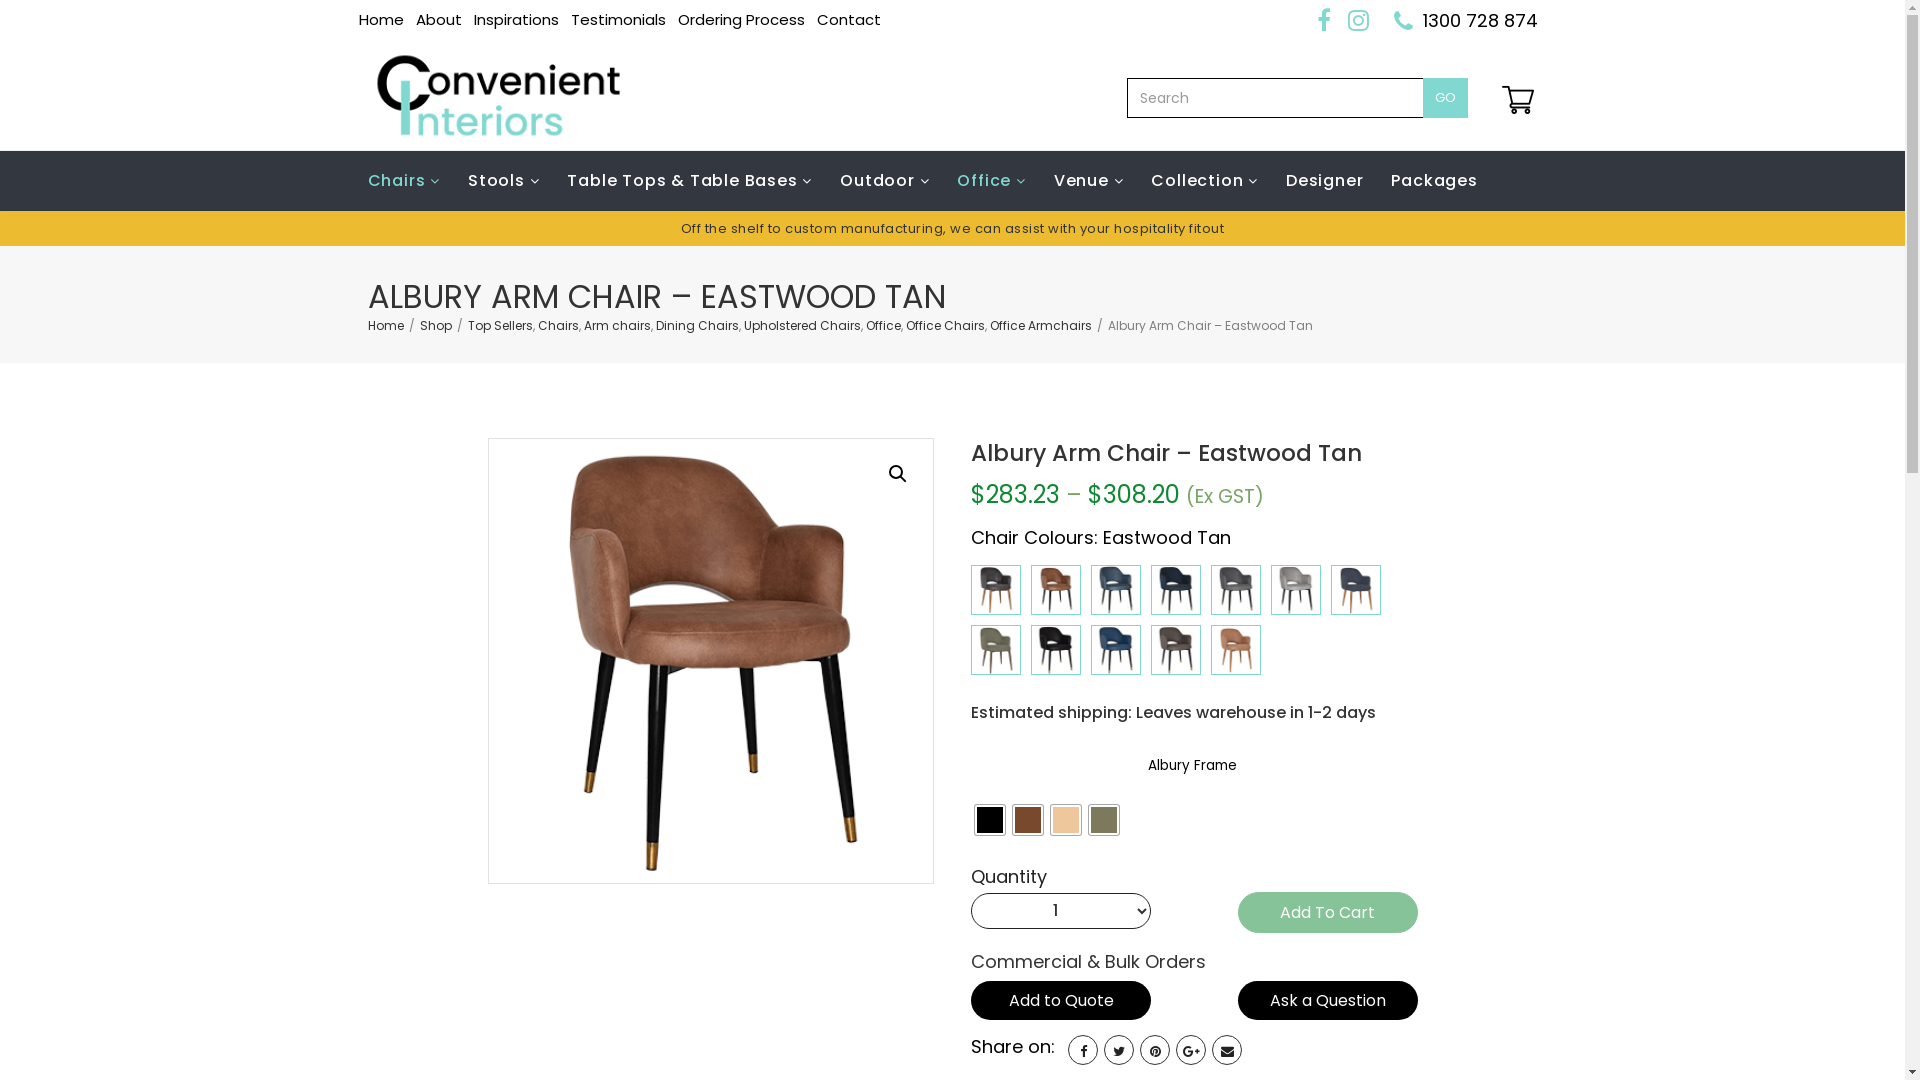 Image resolution: width=1920 pixels, height=1080 pixels. I want to click on 'Collection', so click(1137, 181).